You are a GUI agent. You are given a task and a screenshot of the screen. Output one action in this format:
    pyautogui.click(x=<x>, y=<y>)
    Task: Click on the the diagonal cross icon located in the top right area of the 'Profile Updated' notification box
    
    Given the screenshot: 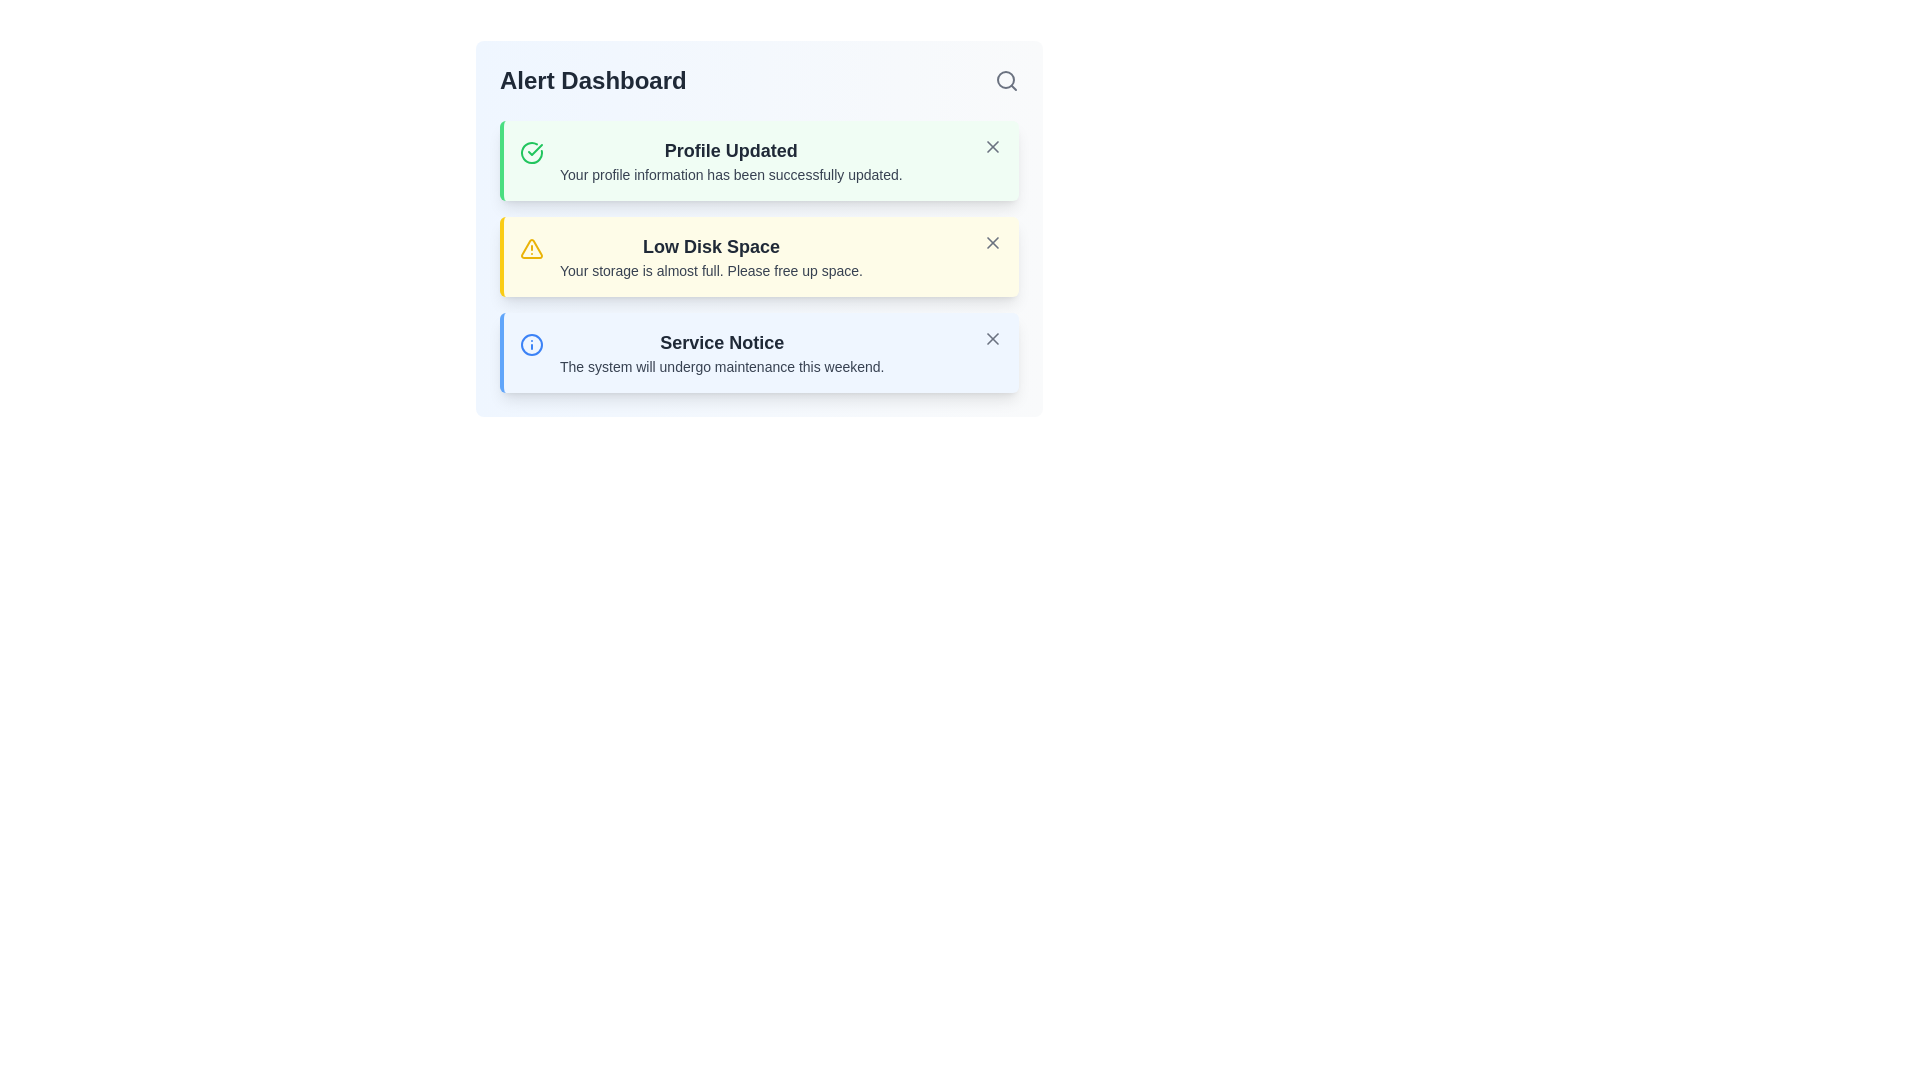 What is the action you would take?
    pyautogui.click(x=993, y=145)
    